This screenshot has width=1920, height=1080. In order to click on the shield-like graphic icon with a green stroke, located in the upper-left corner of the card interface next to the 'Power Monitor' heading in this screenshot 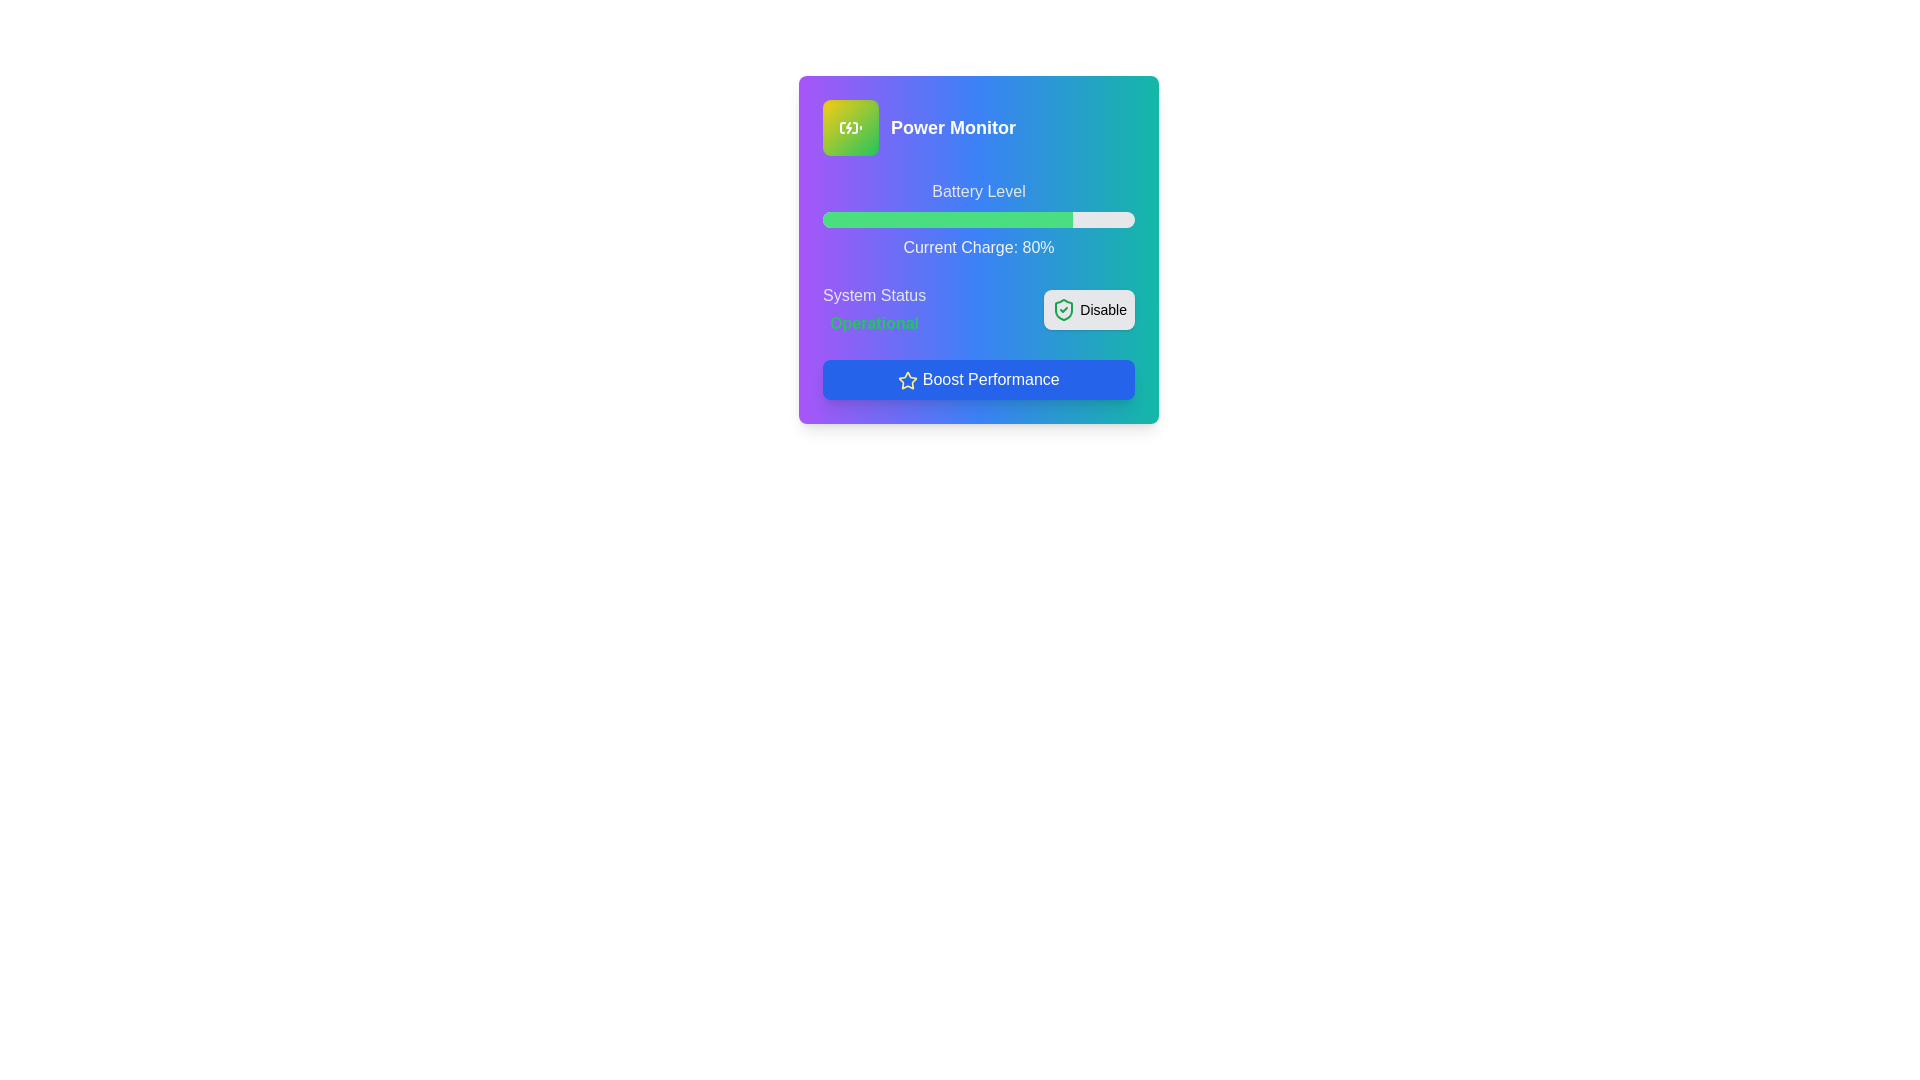, I will do `click(1063, 309)`.